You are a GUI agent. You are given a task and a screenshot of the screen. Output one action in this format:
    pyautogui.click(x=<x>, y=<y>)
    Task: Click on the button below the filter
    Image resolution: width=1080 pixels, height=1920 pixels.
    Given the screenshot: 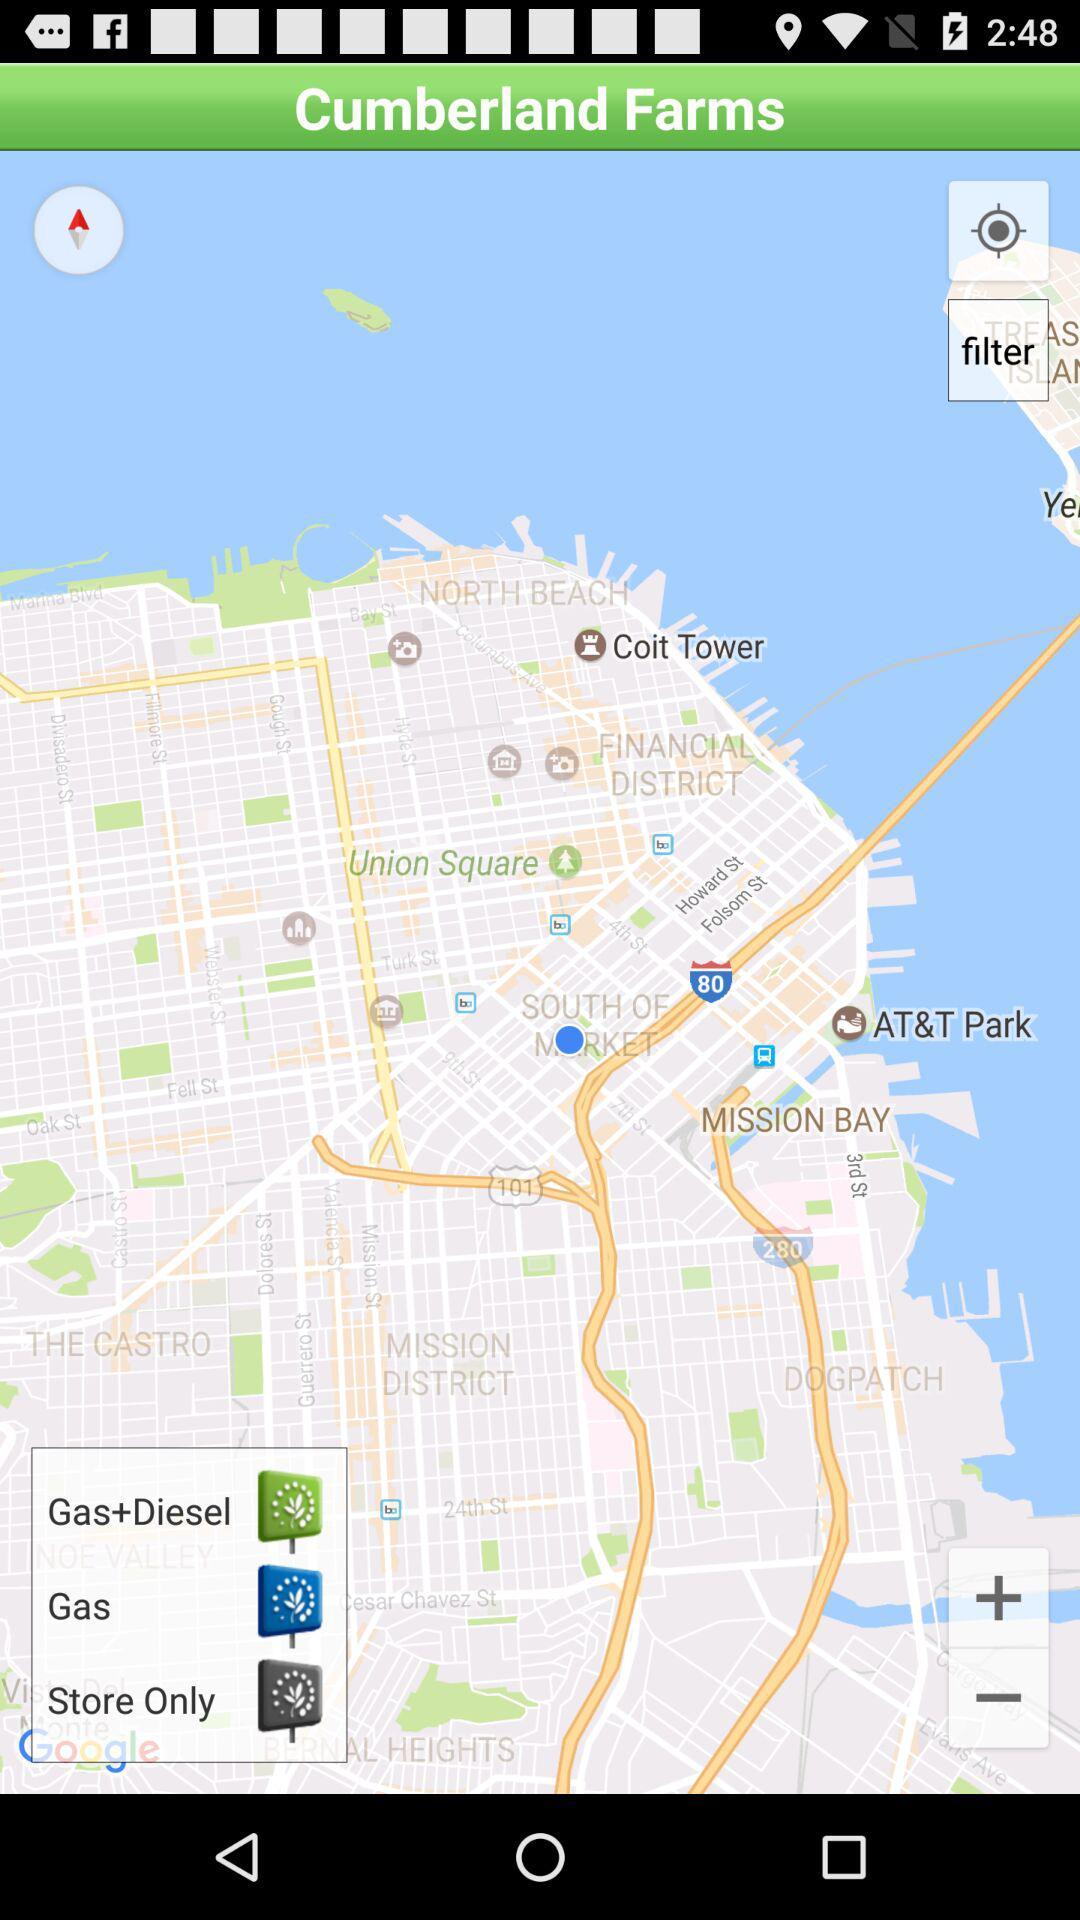 What is the action you would take?
    pyautogui.click(x=998, y=1594)
    